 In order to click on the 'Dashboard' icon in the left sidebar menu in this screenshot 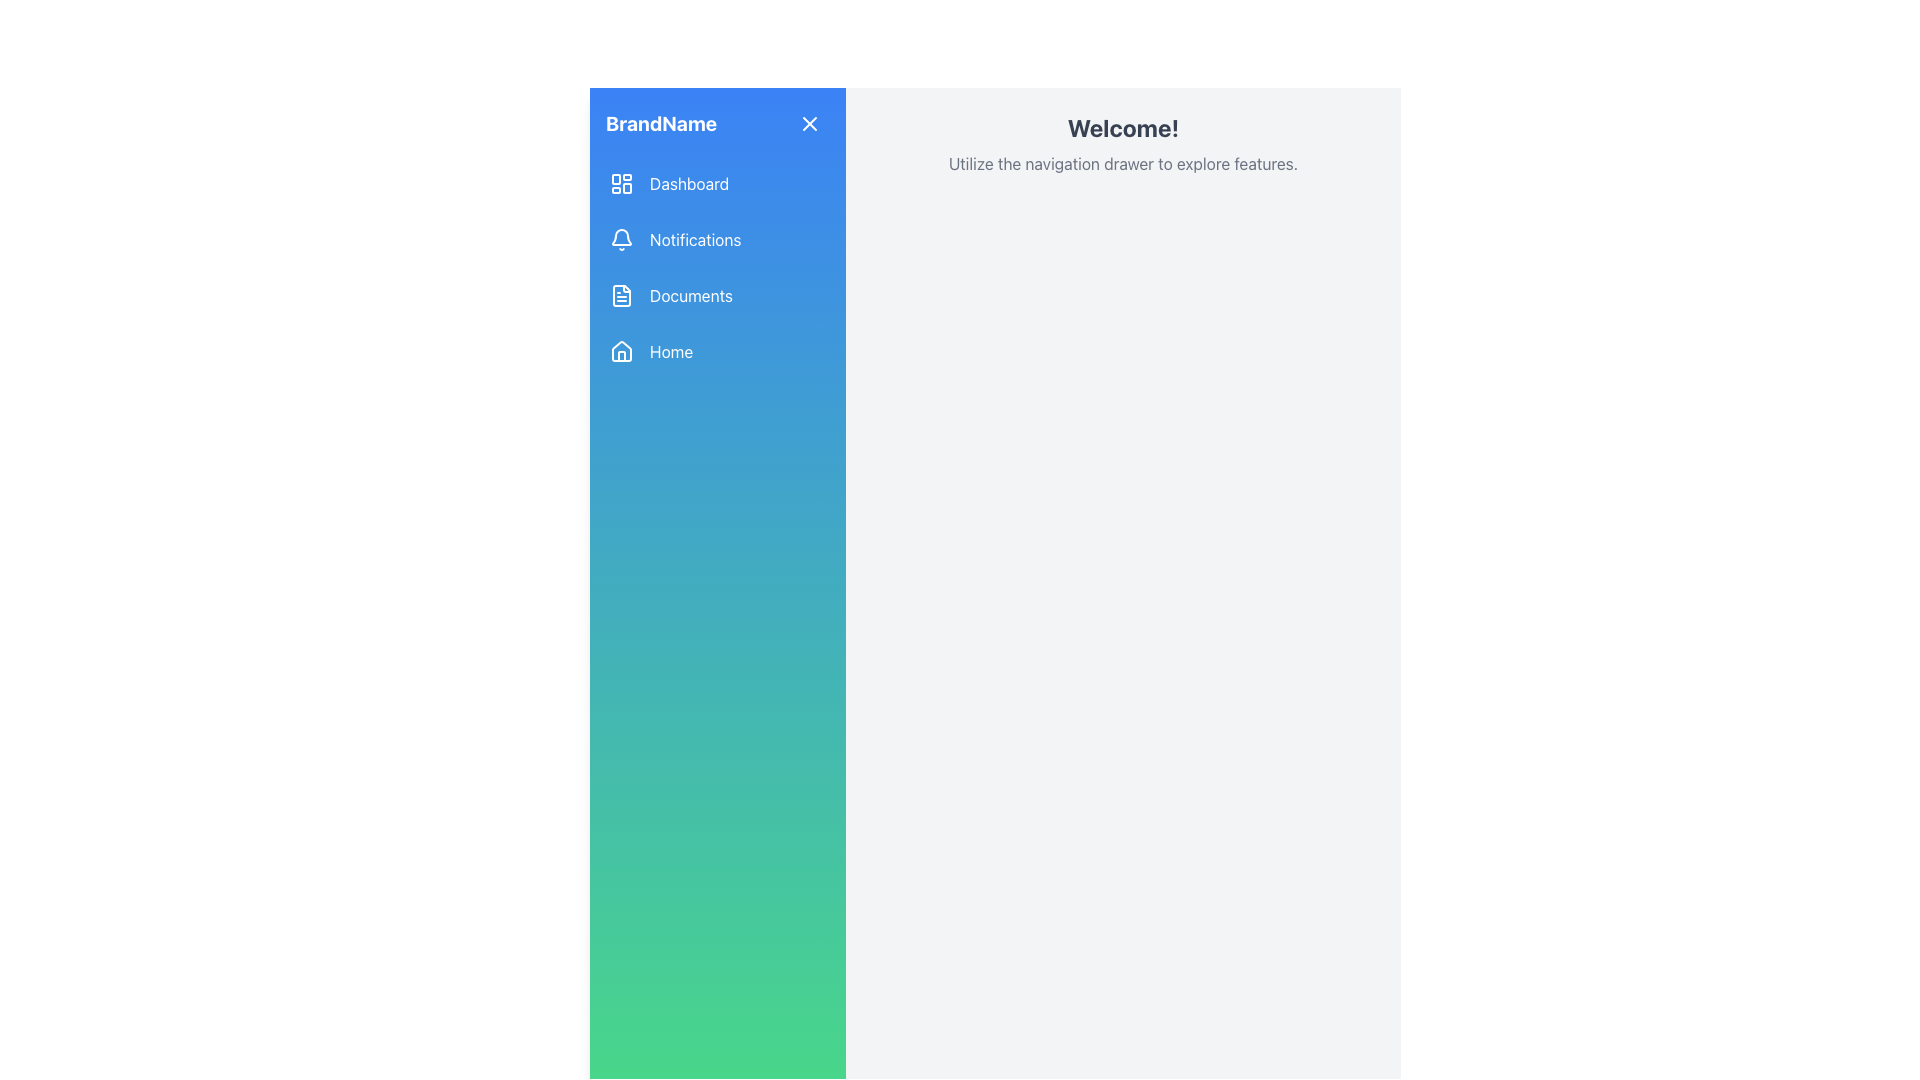, I will do `click(621, 184)`.